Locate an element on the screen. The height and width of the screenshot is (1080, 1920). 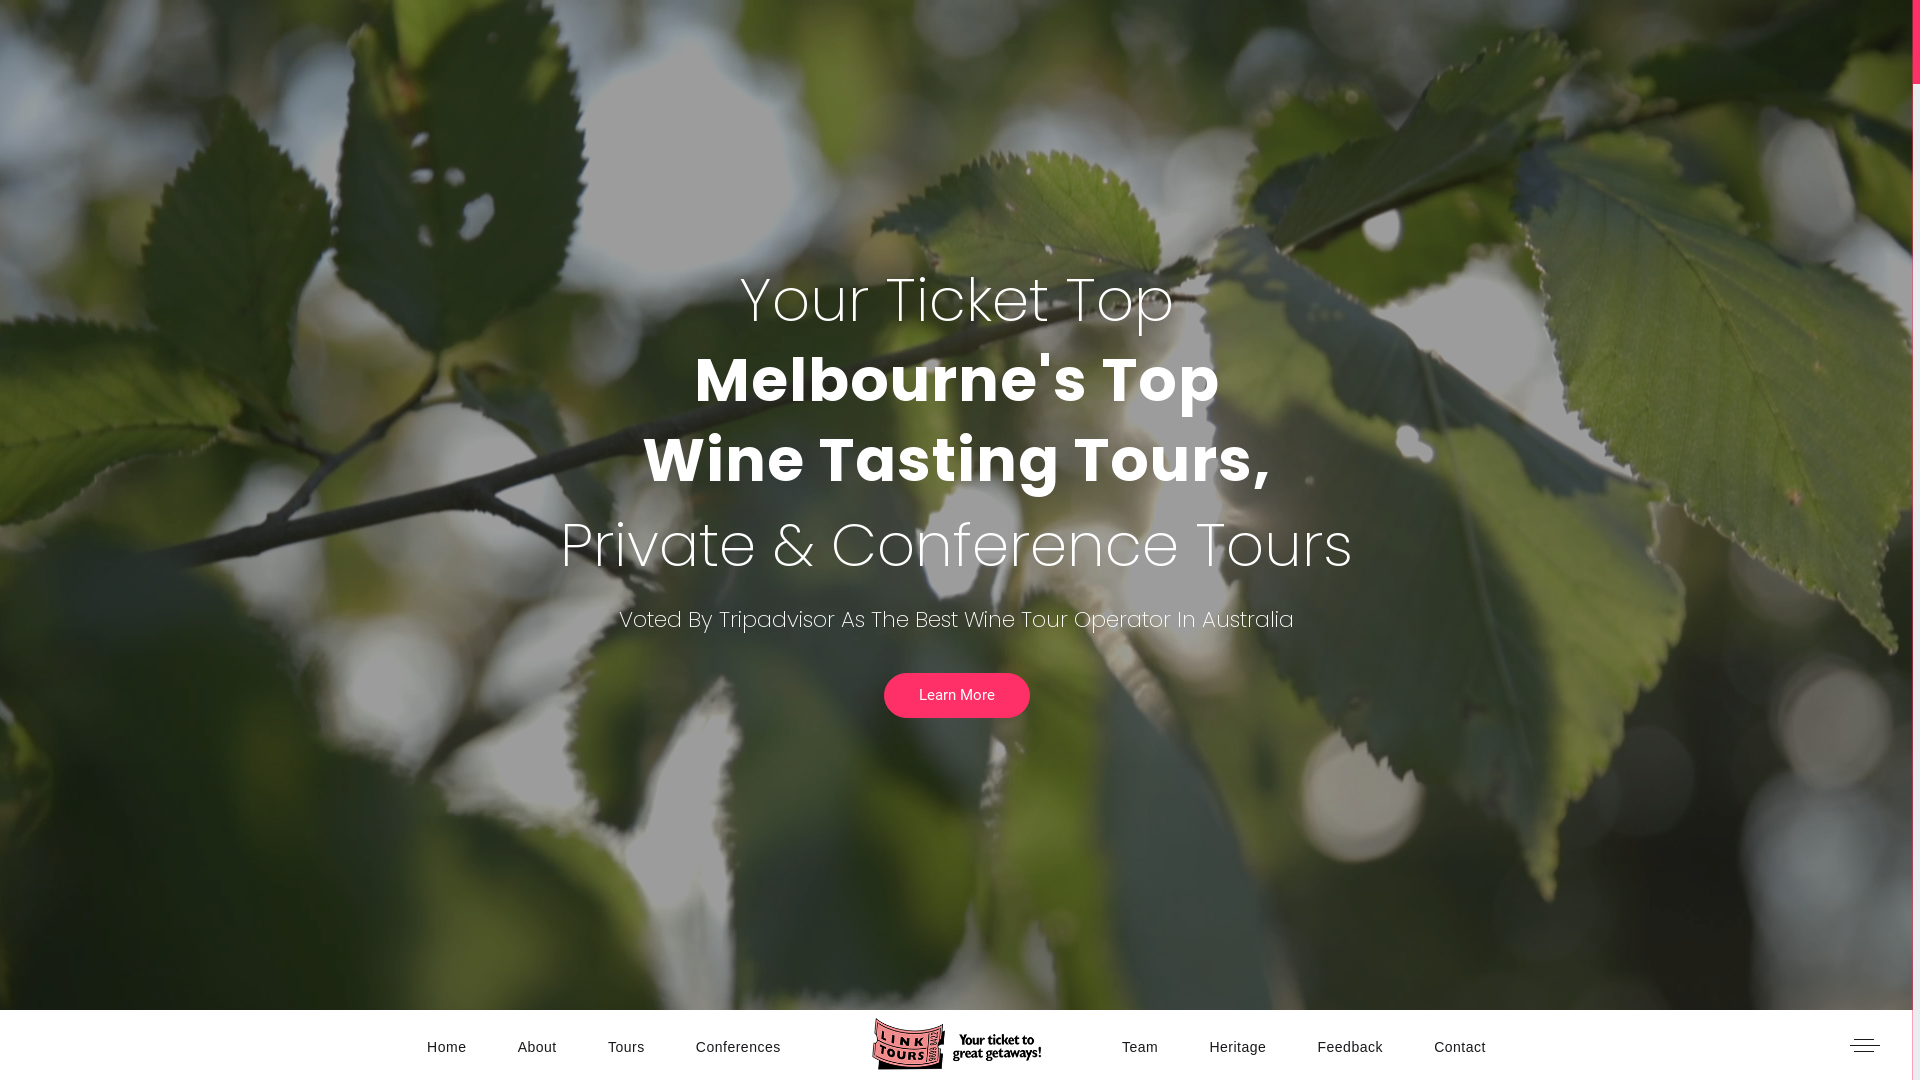
'Learn More' is located at coordinates (955, 694).